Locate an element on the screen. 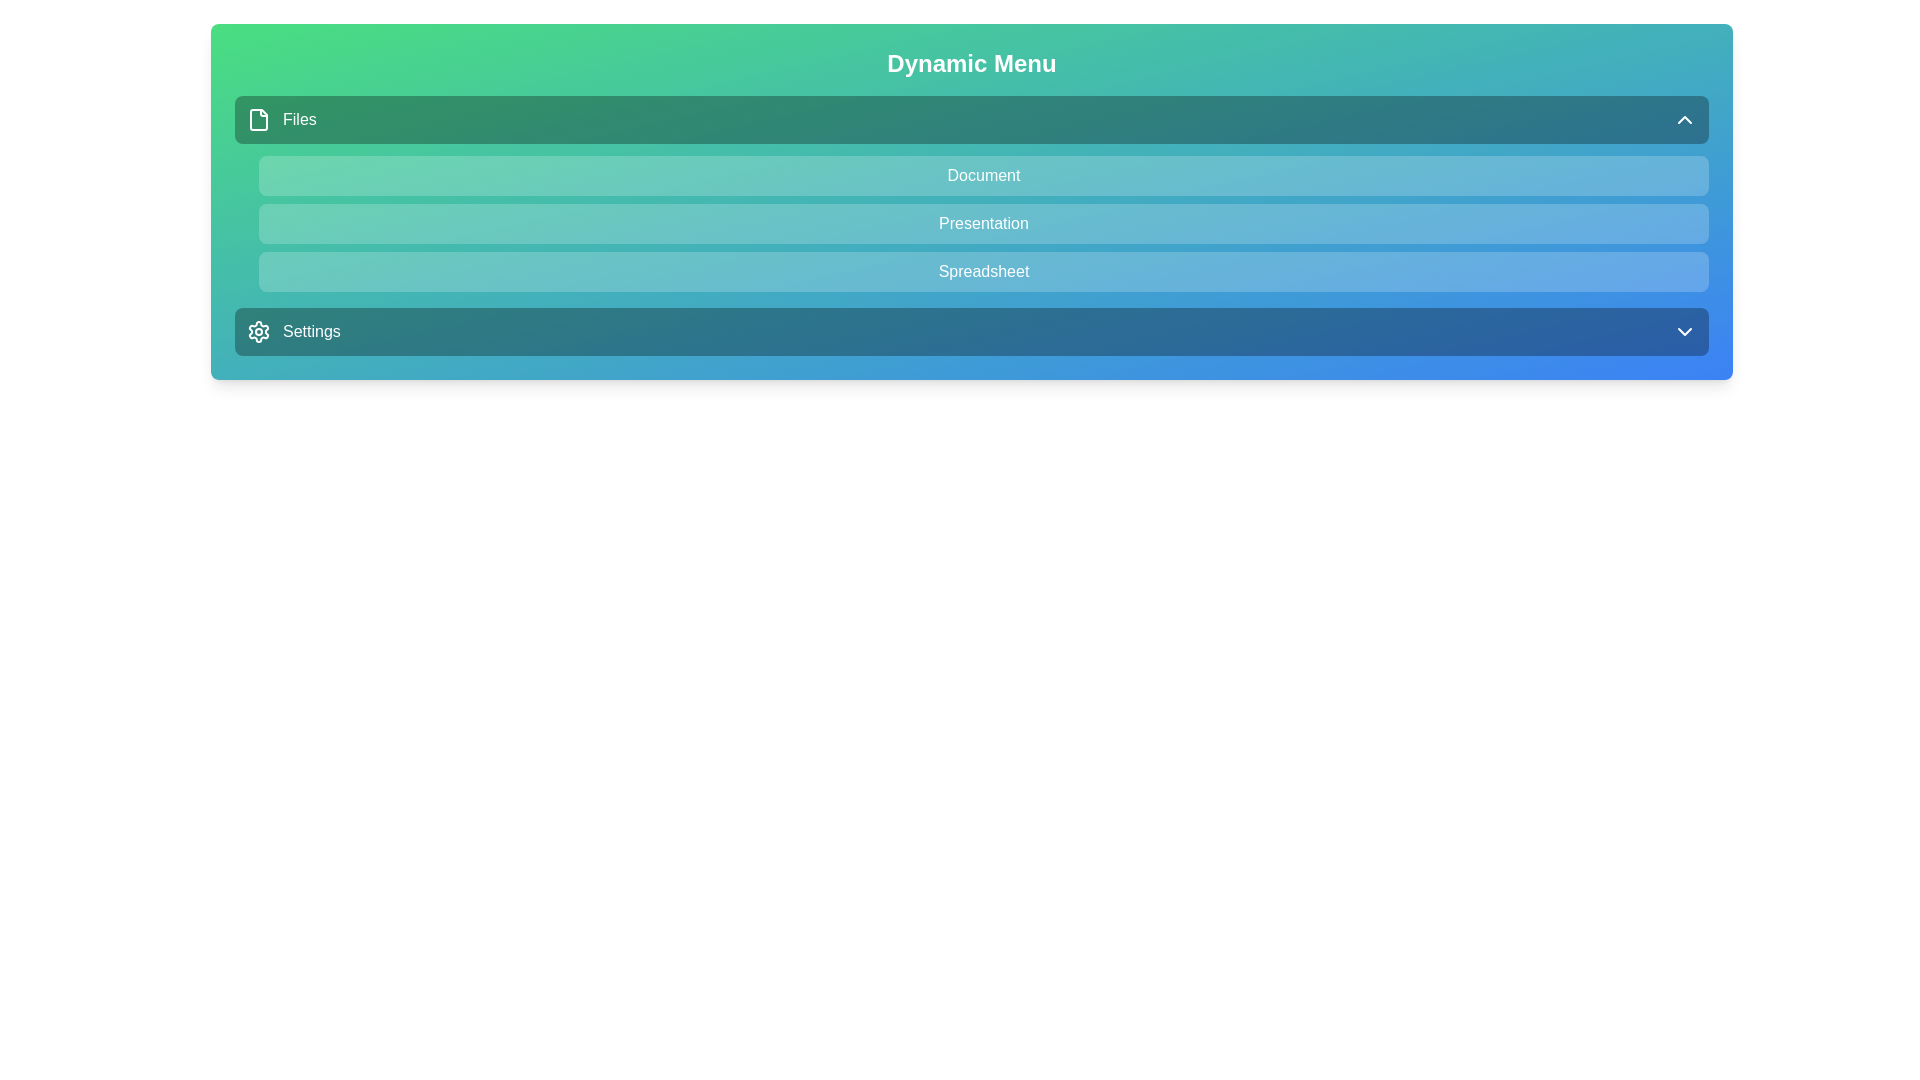 The width and height of the screenshot is (1920, 1080). the document icon located to the far left of the 'Files' label in the top section of the 'Dynamic Menu' interface, as it represents document-related content is located at coordinates (258, 119).